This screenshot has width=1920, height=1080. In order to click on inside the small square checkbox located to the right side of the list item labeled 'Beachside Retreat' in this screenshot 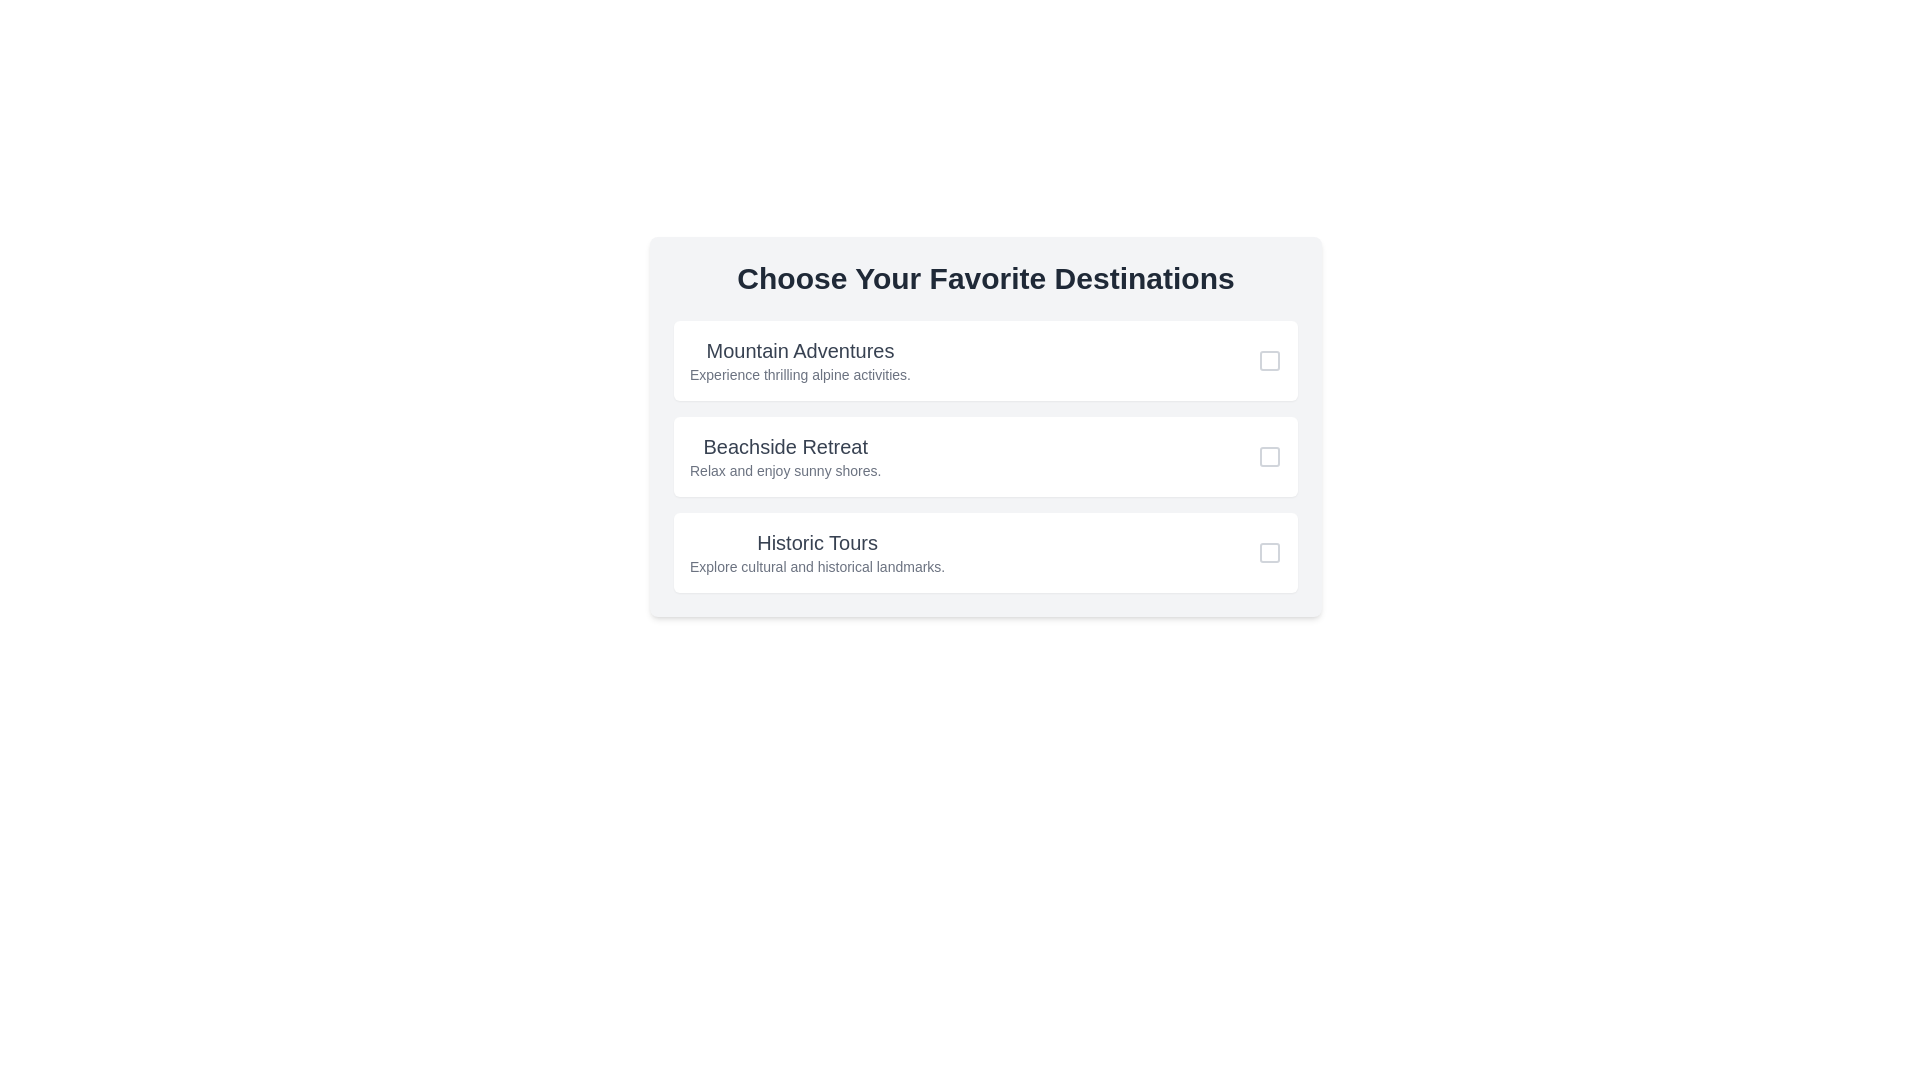, I will do `click(1269, 456)`.